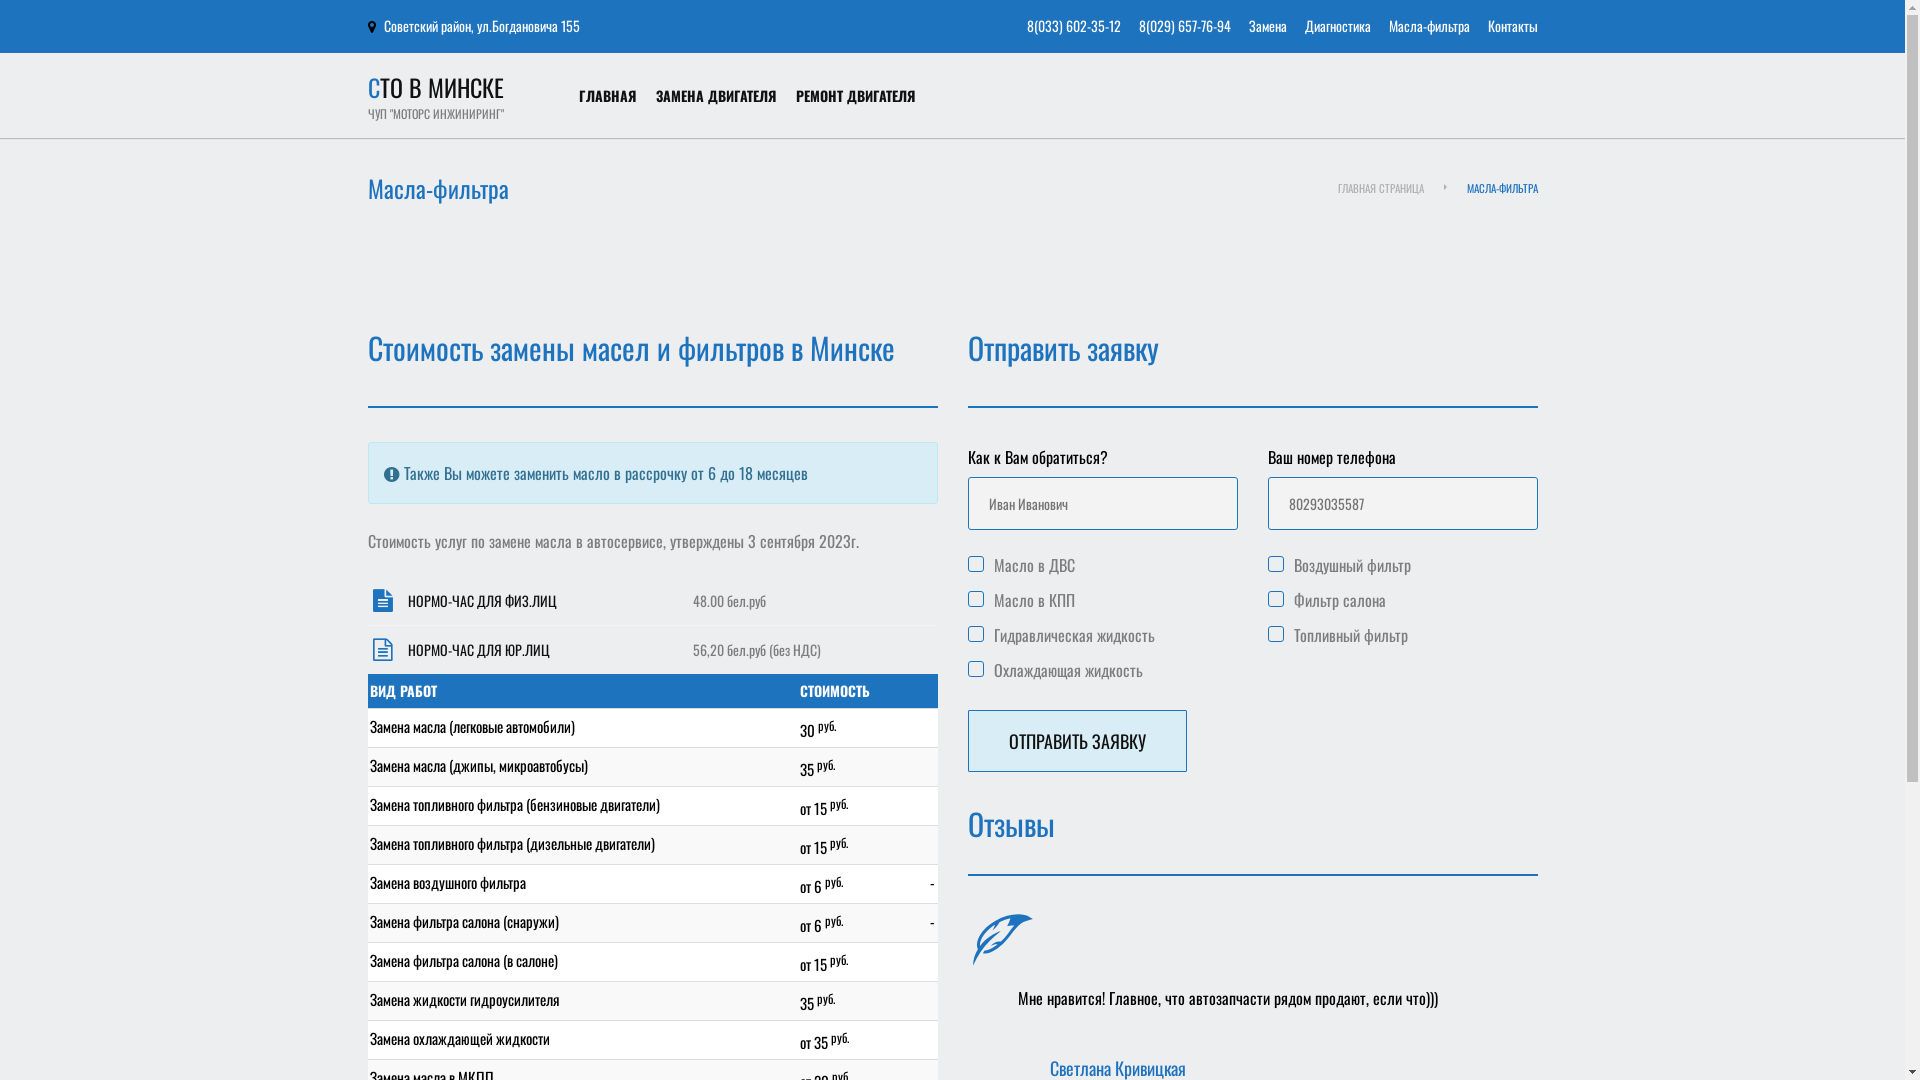  What do you see at coordinates (1072, 25) in the screenshot?
I see `'8(033) 602-35-12'` at bounding box center [1072, 25].